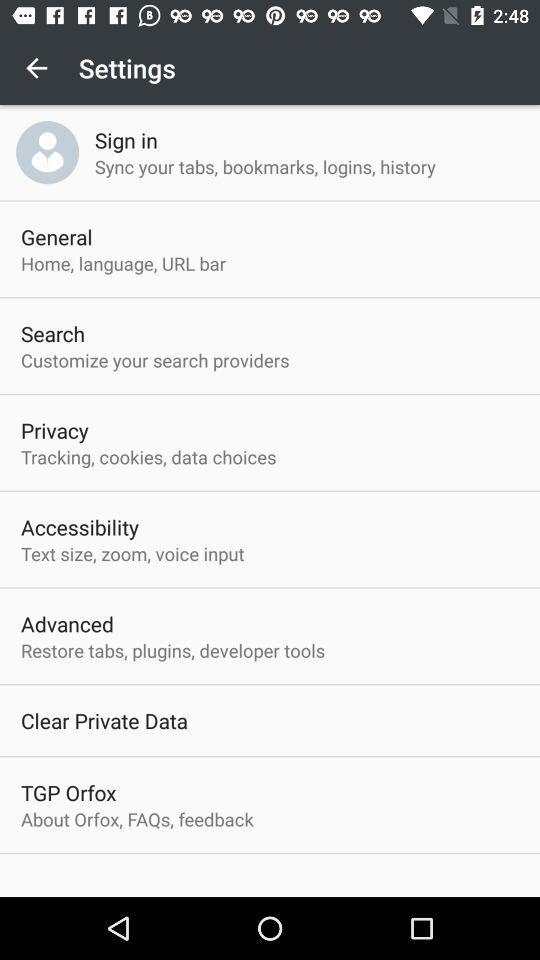  What do you see at coordinates (36, 68) in the screenshot?
I see `app next to settings app` at bounding box center [36, 68].